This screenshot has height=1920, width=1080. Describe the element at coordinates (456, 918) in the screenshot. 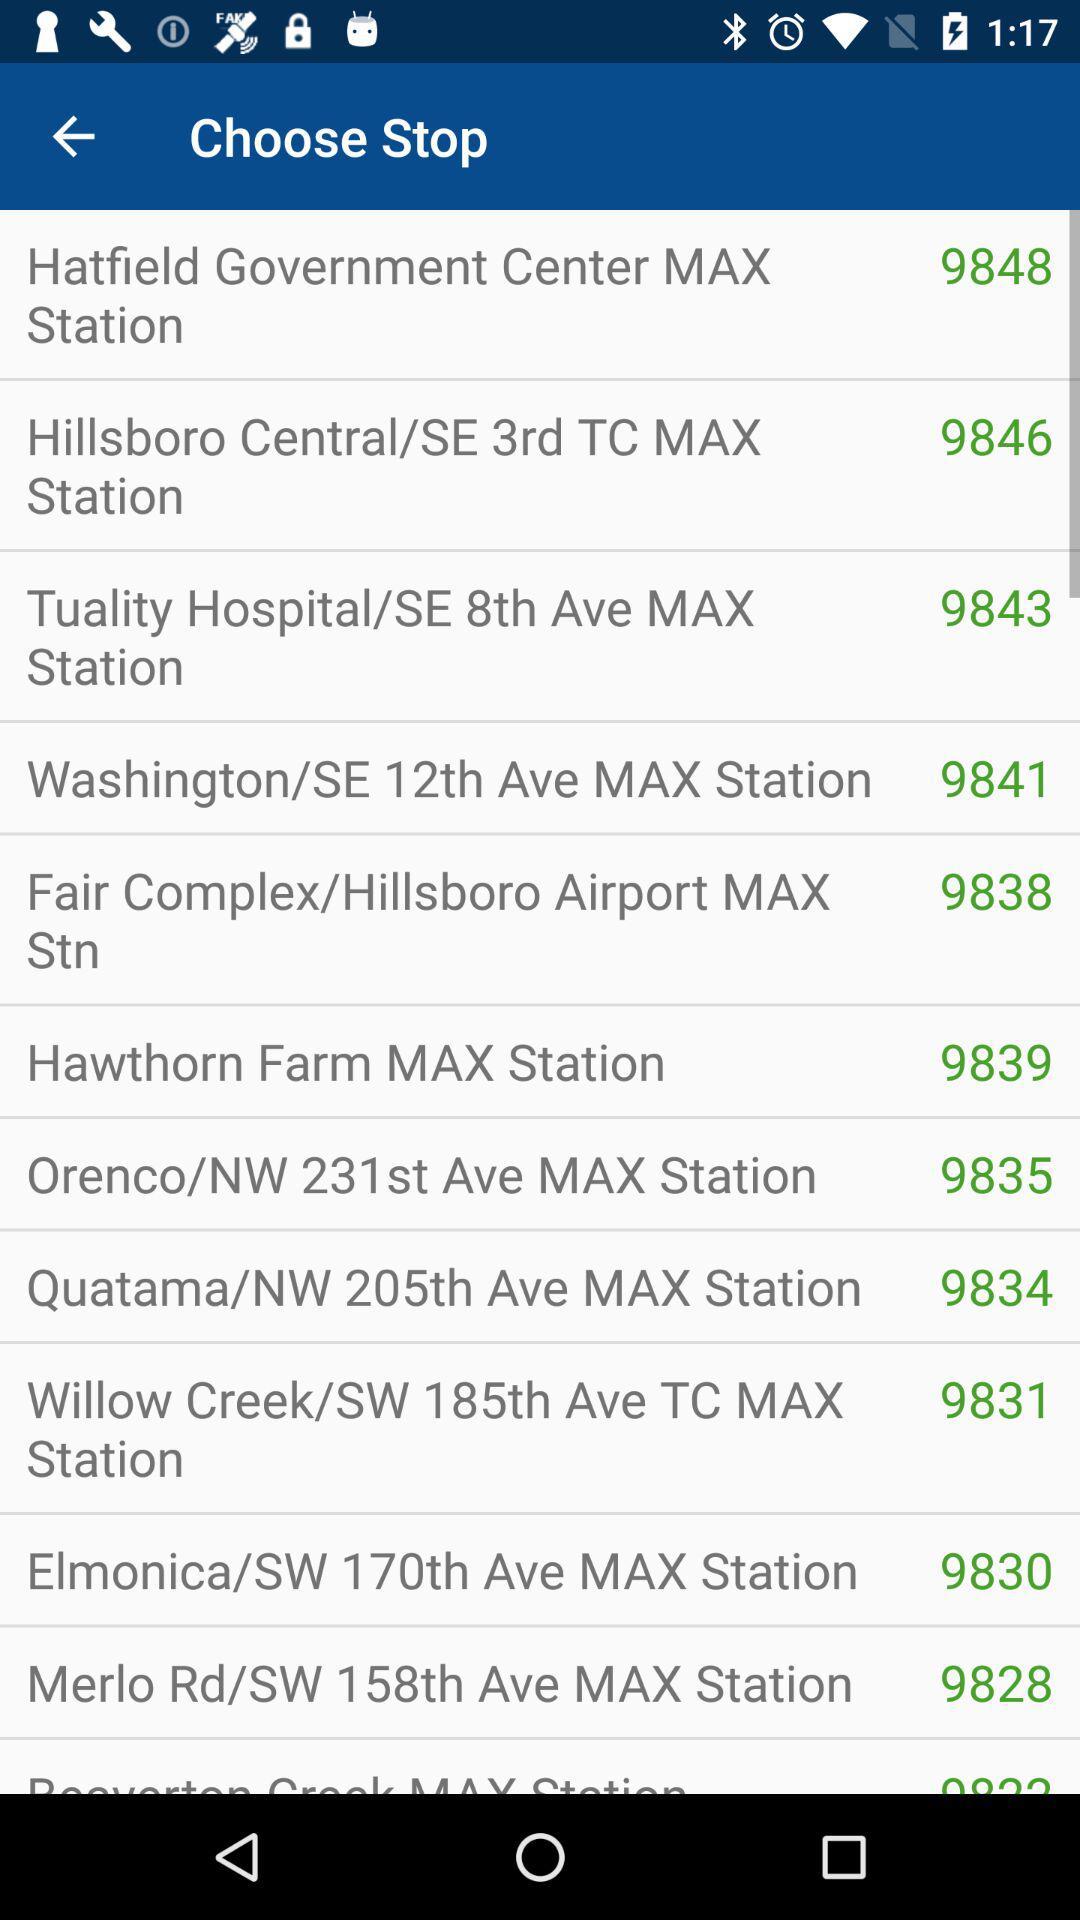

I see `the fair complex hillsboro icon` at that location.